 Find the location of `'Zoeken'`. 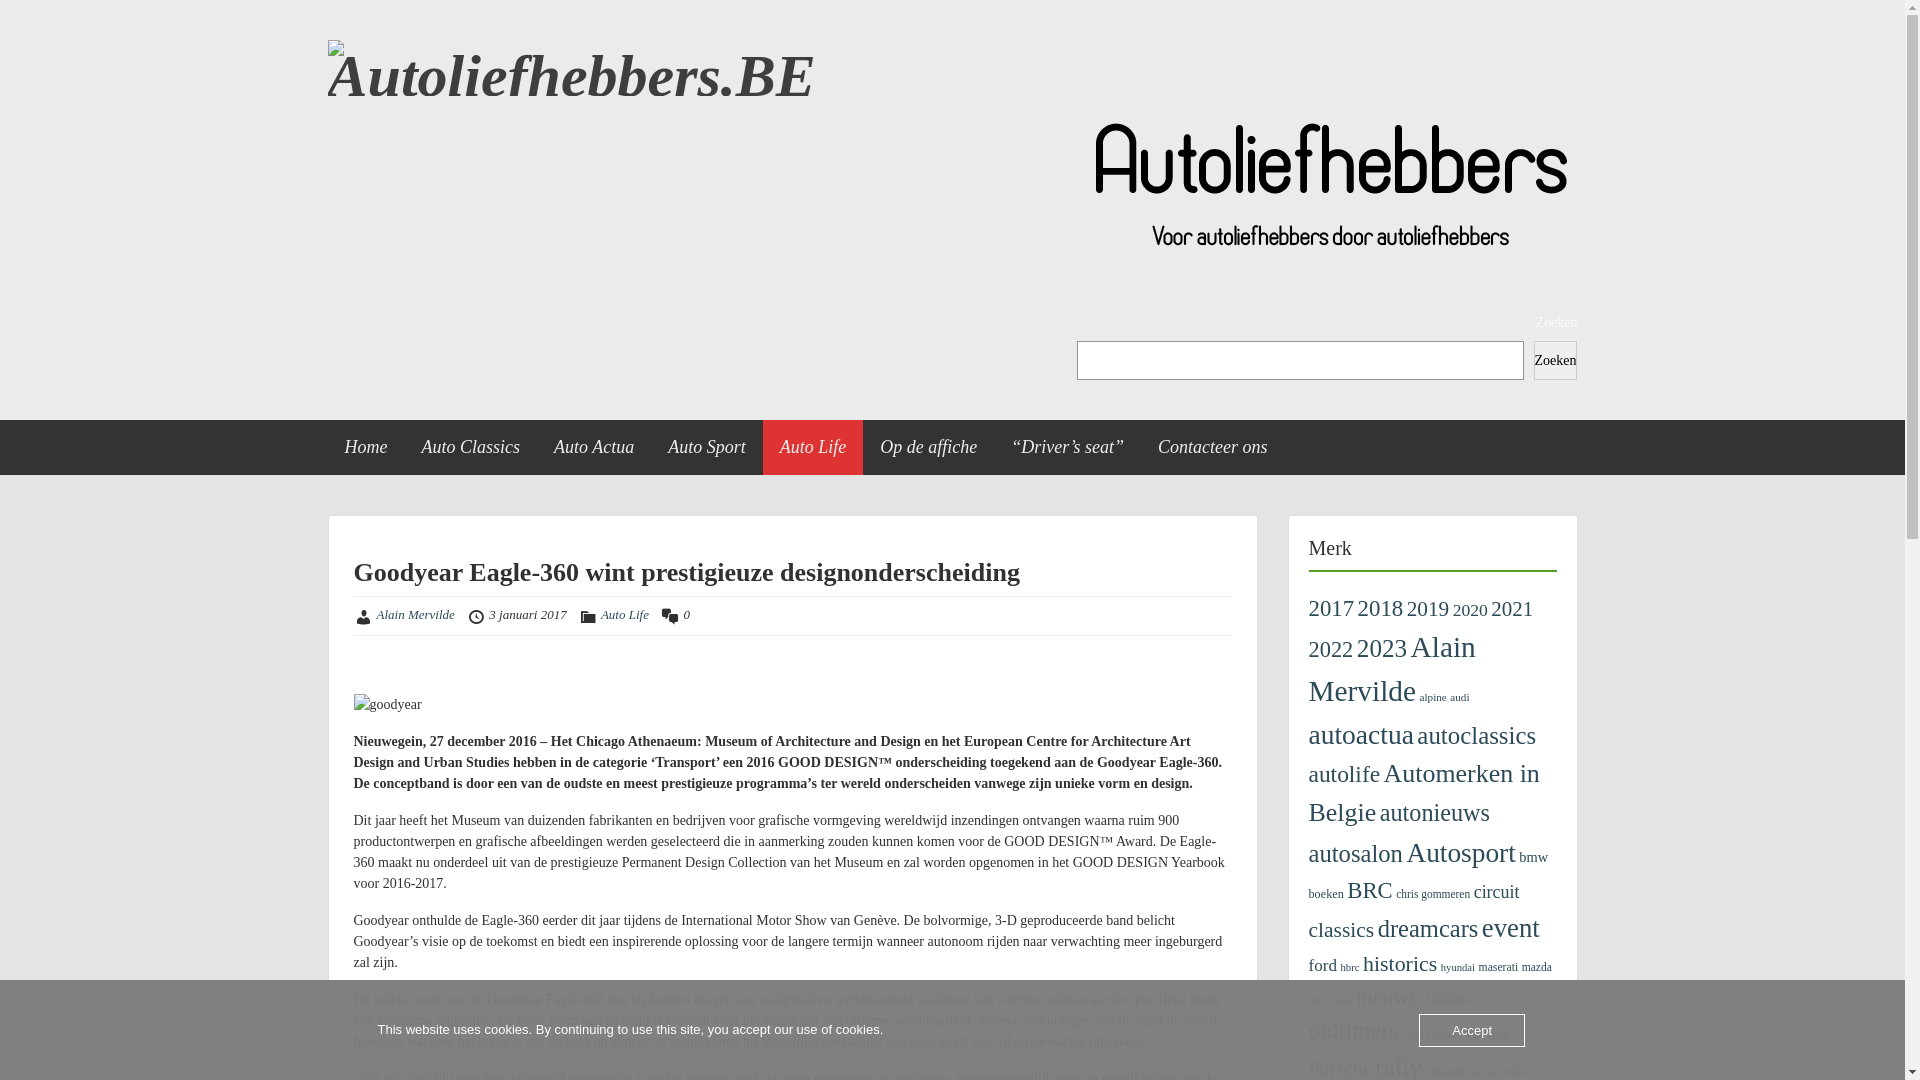

'Zoeken' is located at coordinates (1554, 360).